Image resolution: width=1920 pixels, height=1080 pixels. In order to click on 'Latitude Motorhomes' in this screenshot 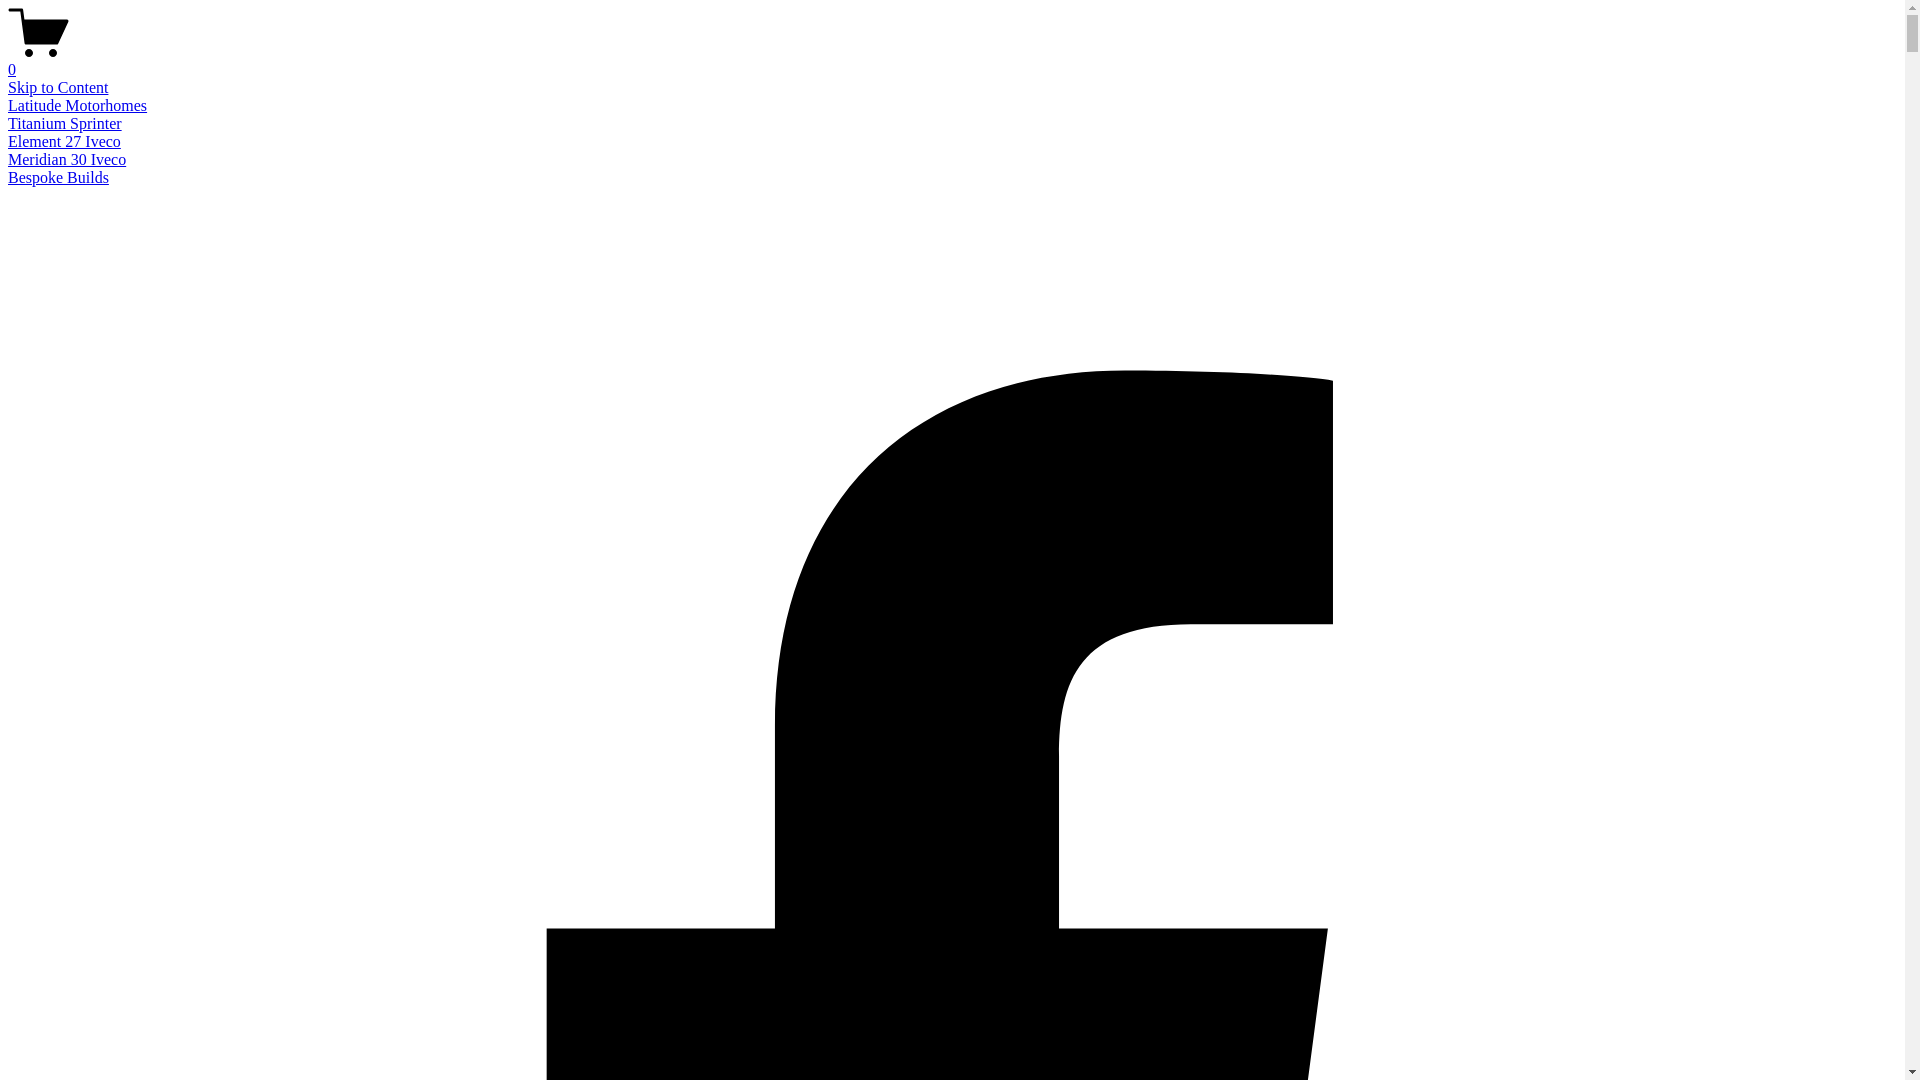, I will do `click(77, 105)`.